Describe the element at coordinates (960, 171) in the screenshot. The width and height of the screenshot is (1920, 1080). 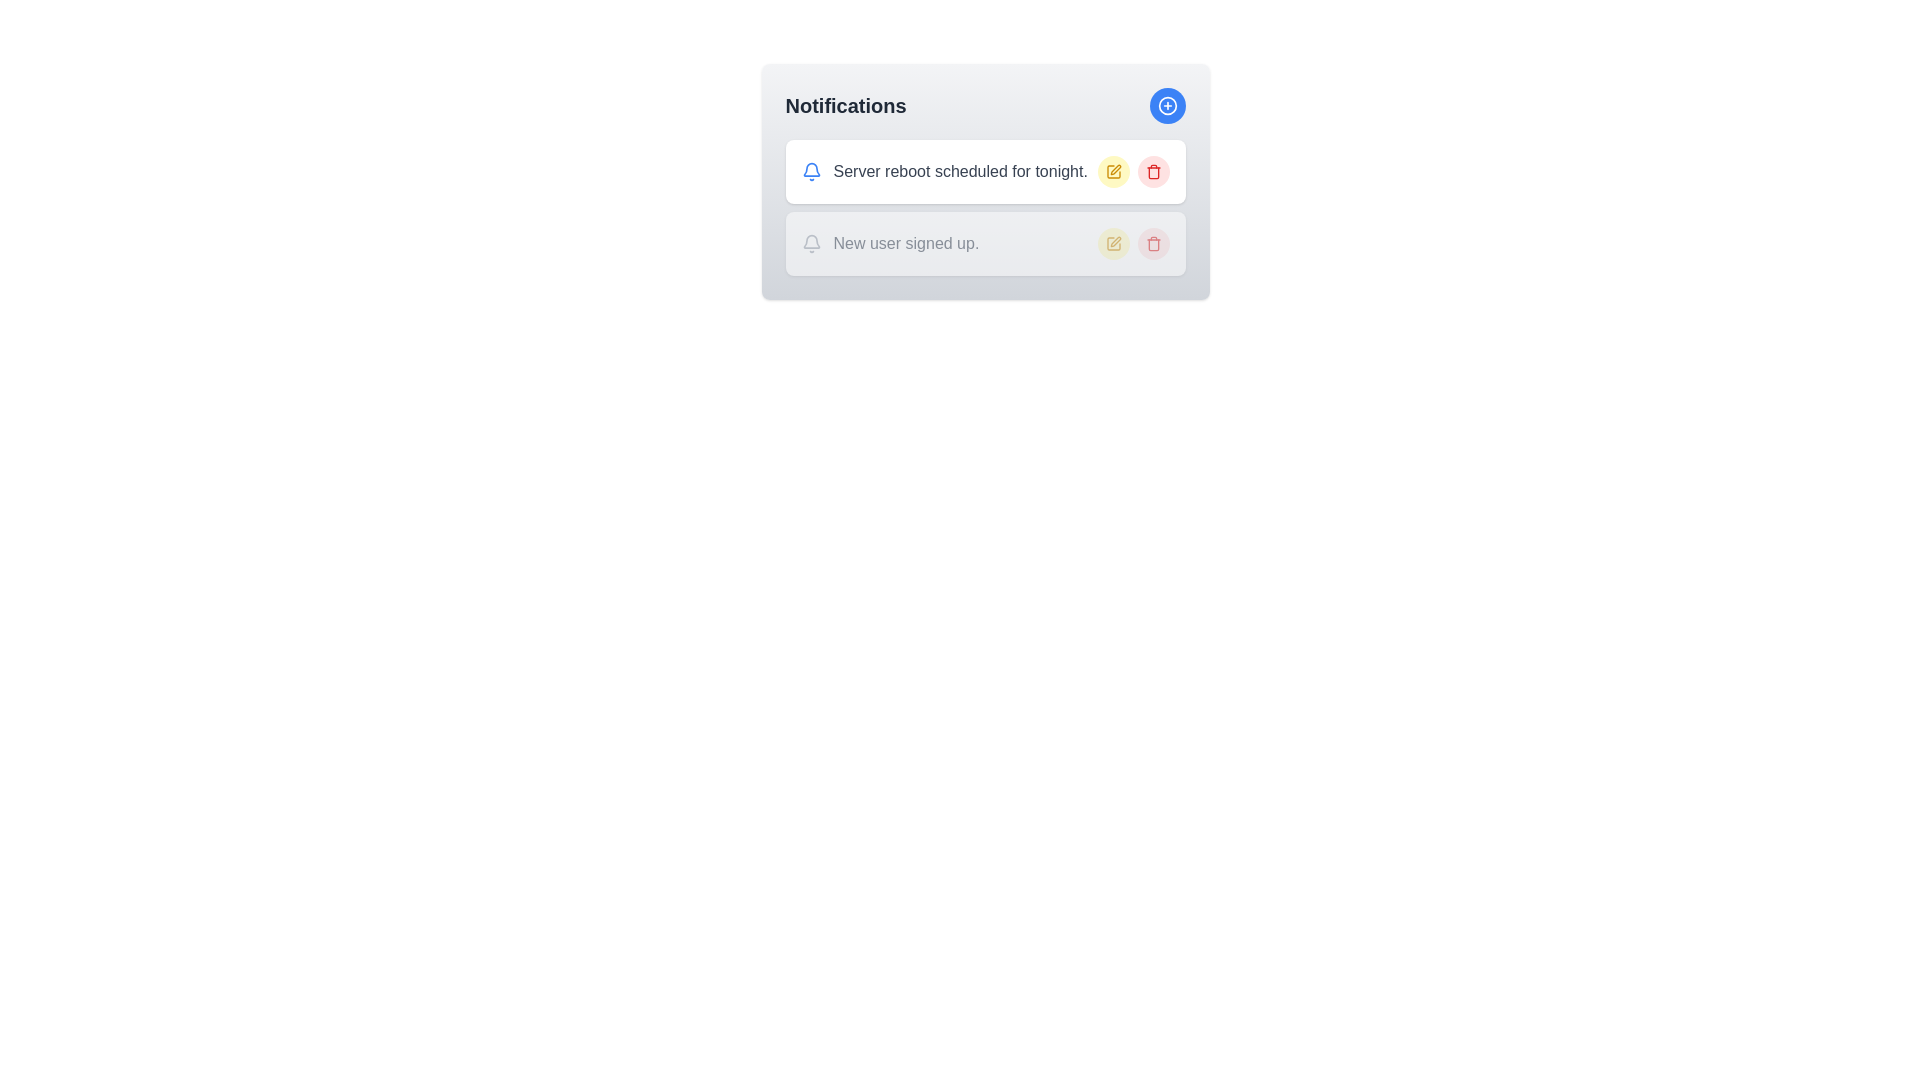
I see `the text label displaying 'Server reboot scheduled for tonight.', which is part of the notification list and positioned next to a bell icon and interactive controls` at that location.